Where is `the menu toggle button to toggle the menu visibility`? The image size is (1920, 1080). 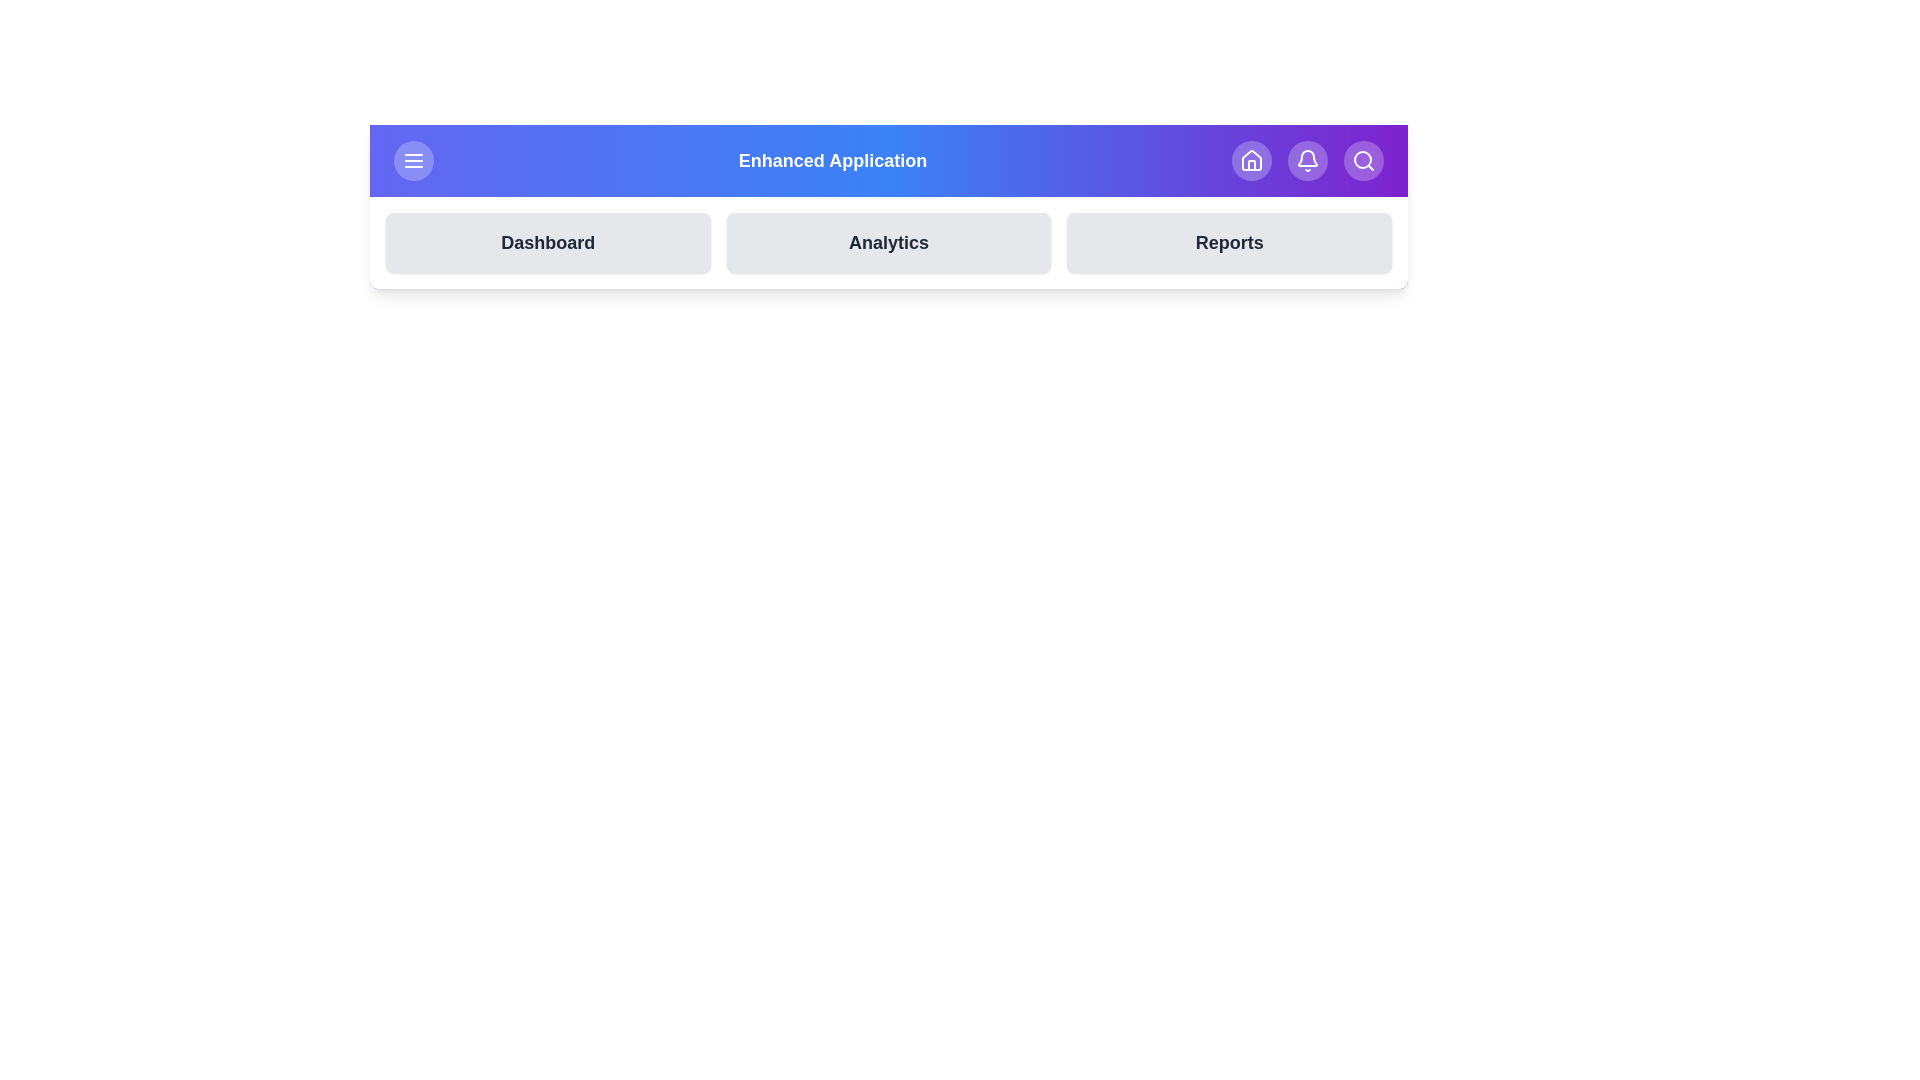 the menu toggle button to toggle the menu visibility is located at coordinates (412, 160).